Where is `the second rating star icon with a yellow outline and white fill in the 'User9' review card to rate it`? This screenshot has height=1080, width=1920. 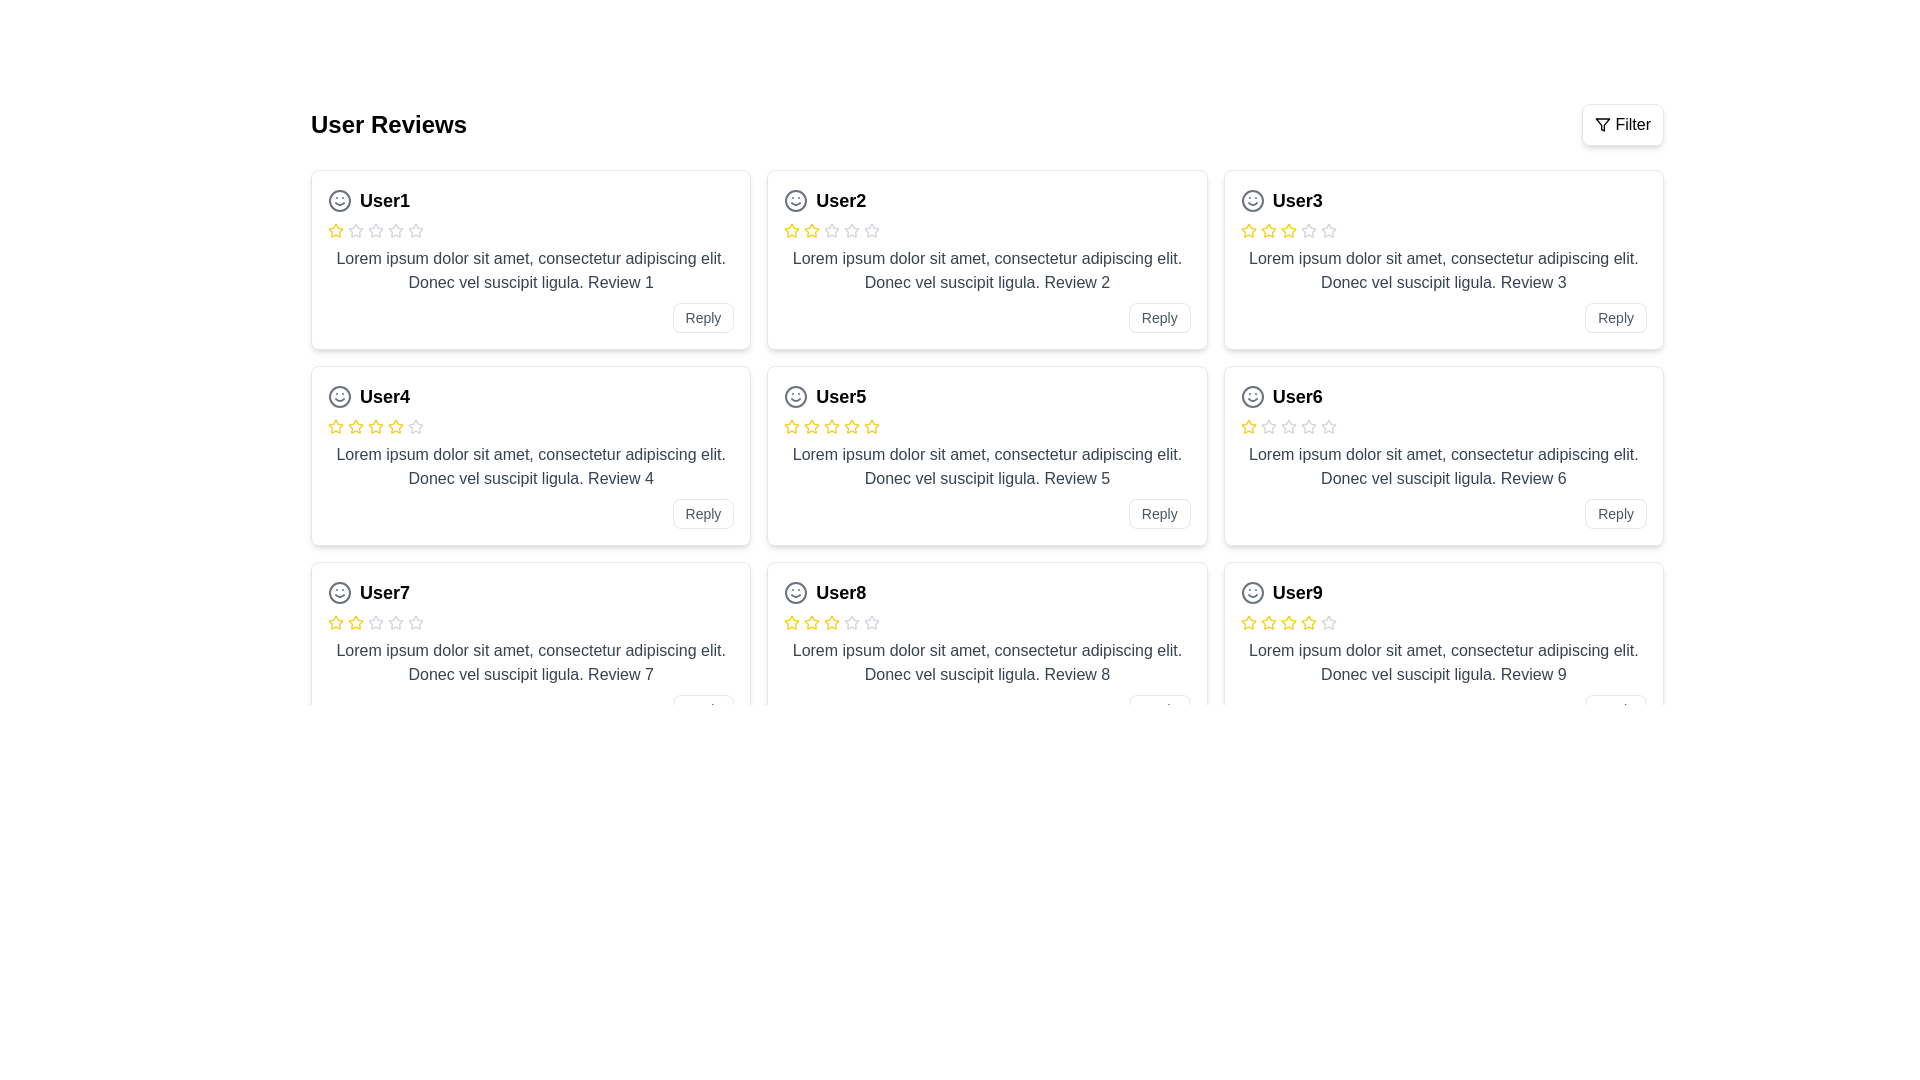 the second rating star icon with a yellow outline and white fill in the 'User9' review card to rate it is located at coordinates (1288, 621).